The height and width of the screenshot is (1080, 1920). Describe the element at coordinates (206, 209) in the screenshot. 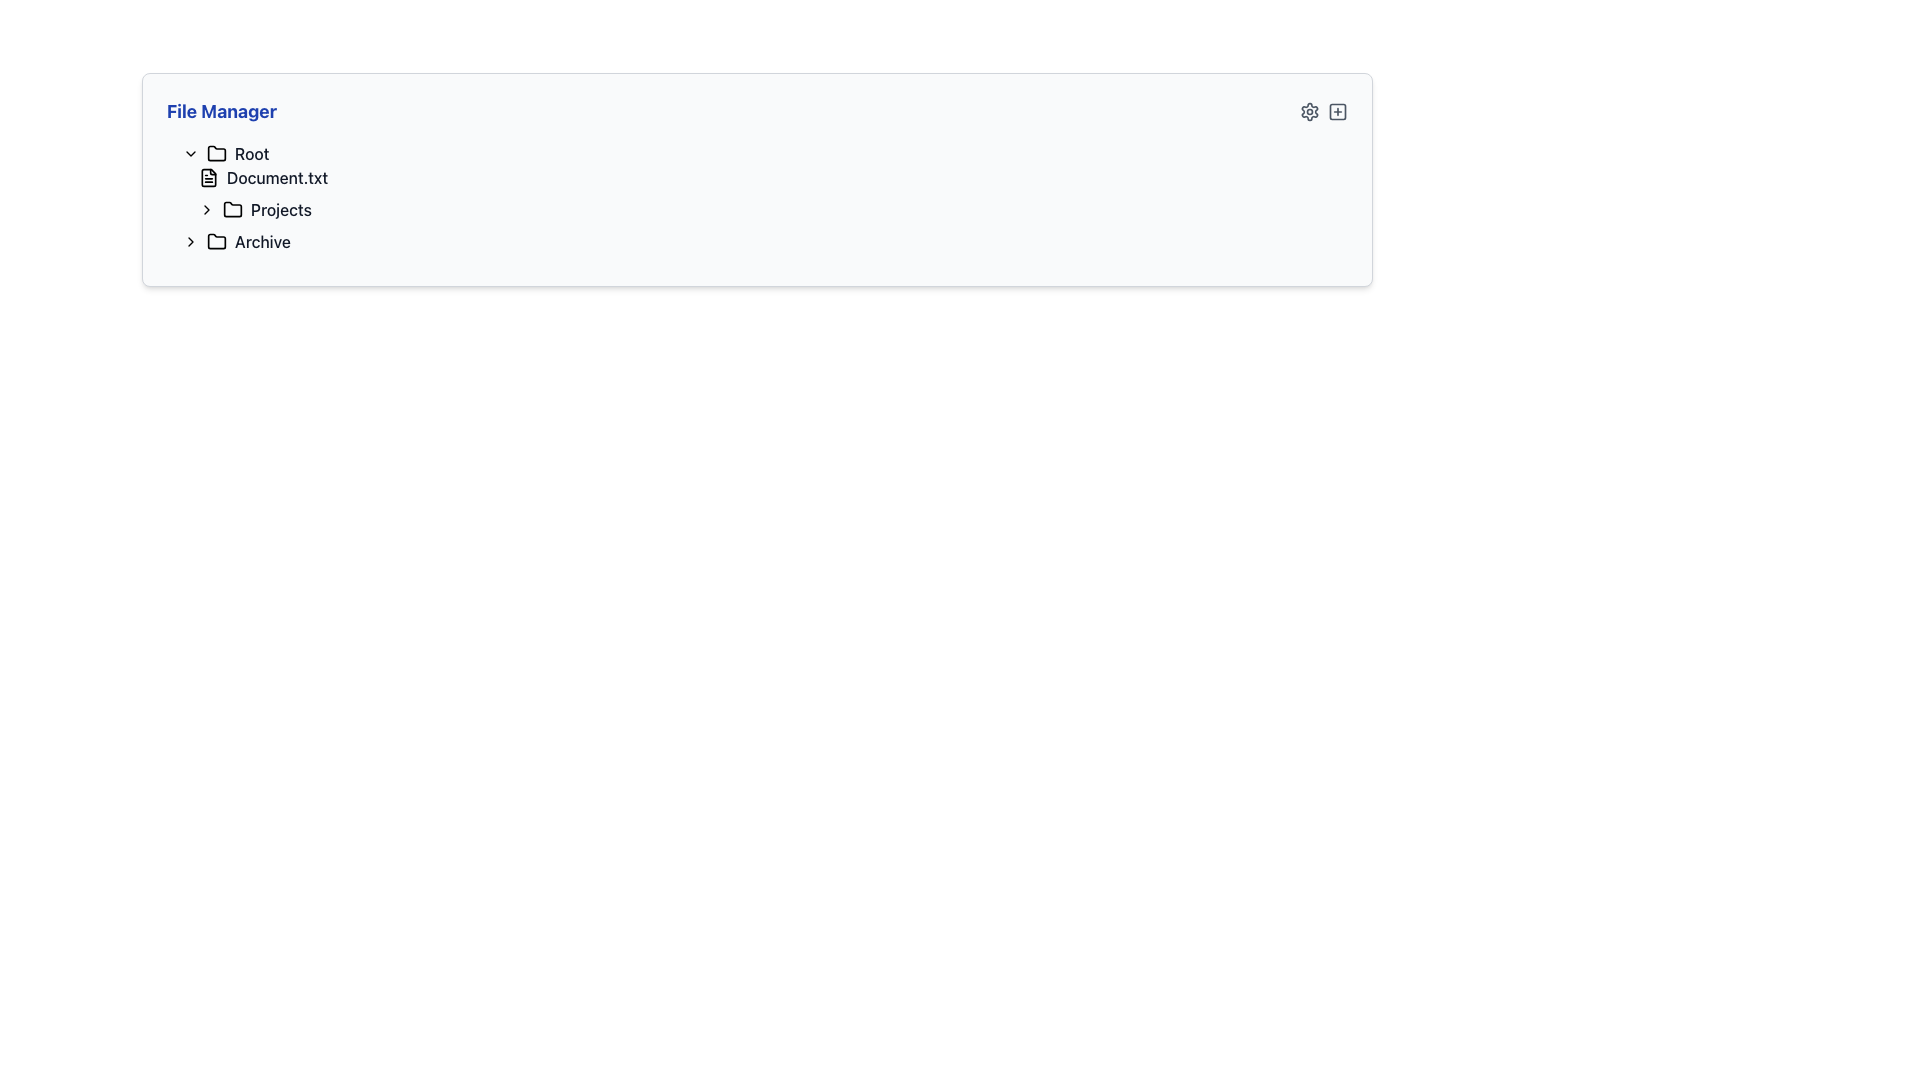

I see `the rightward chevron arrow icon button that is used for expanding or collapsing the 'Projects' folder, located to the left of the folder icon and title` at that location.